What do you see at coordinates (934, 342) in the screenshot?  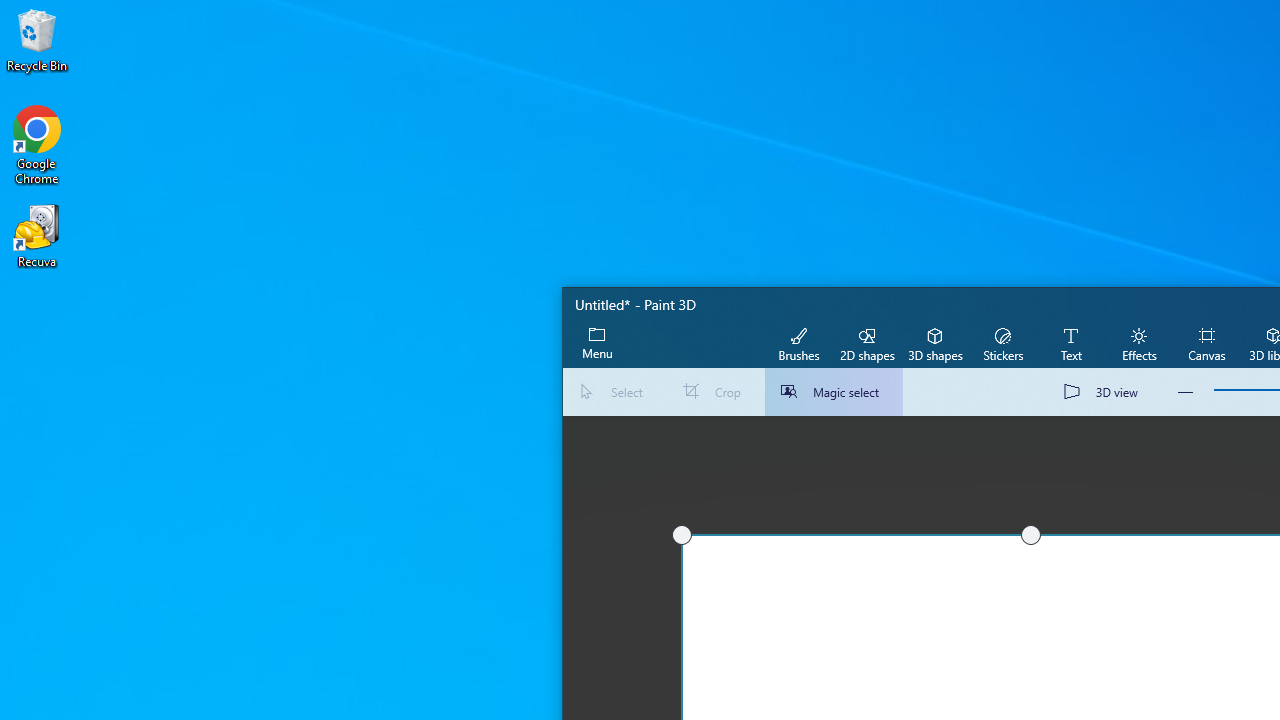 I see `'3D shapes'` at bounding box center [934, 342].